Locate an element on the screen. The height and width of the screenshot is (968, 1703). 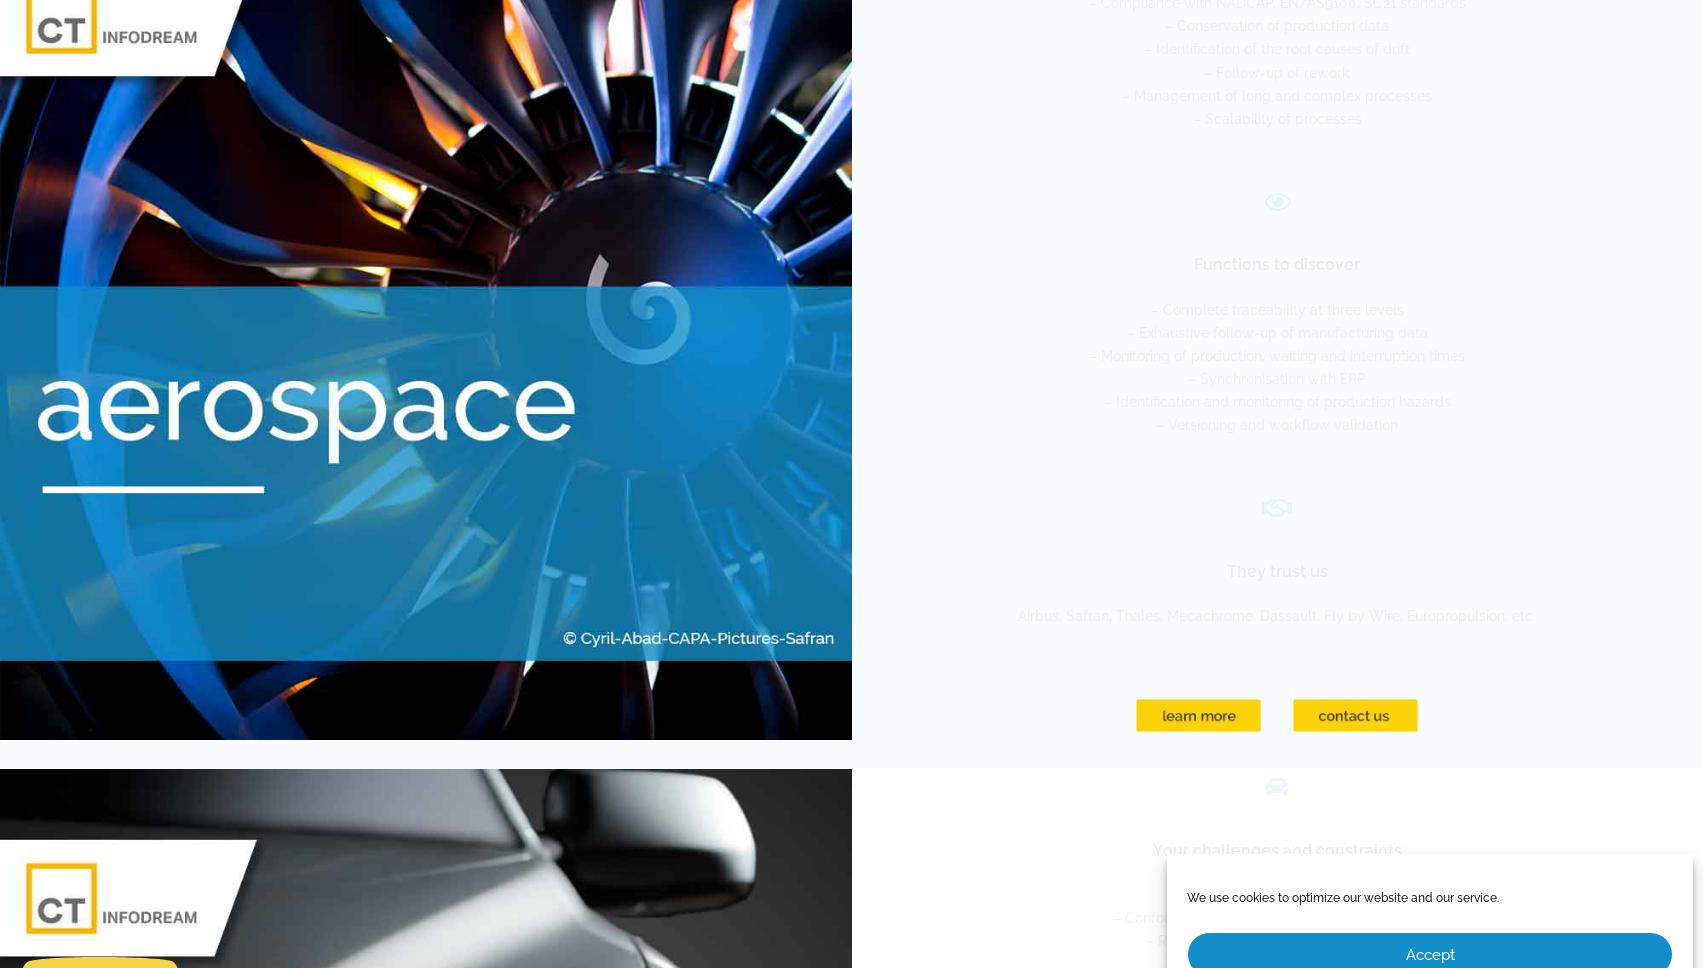
'Airbus, Safran, Thales, Mecachrome, Dassault, Fly by Wire, Europropulsion, etc.' is located at coordinates (1276, 615).